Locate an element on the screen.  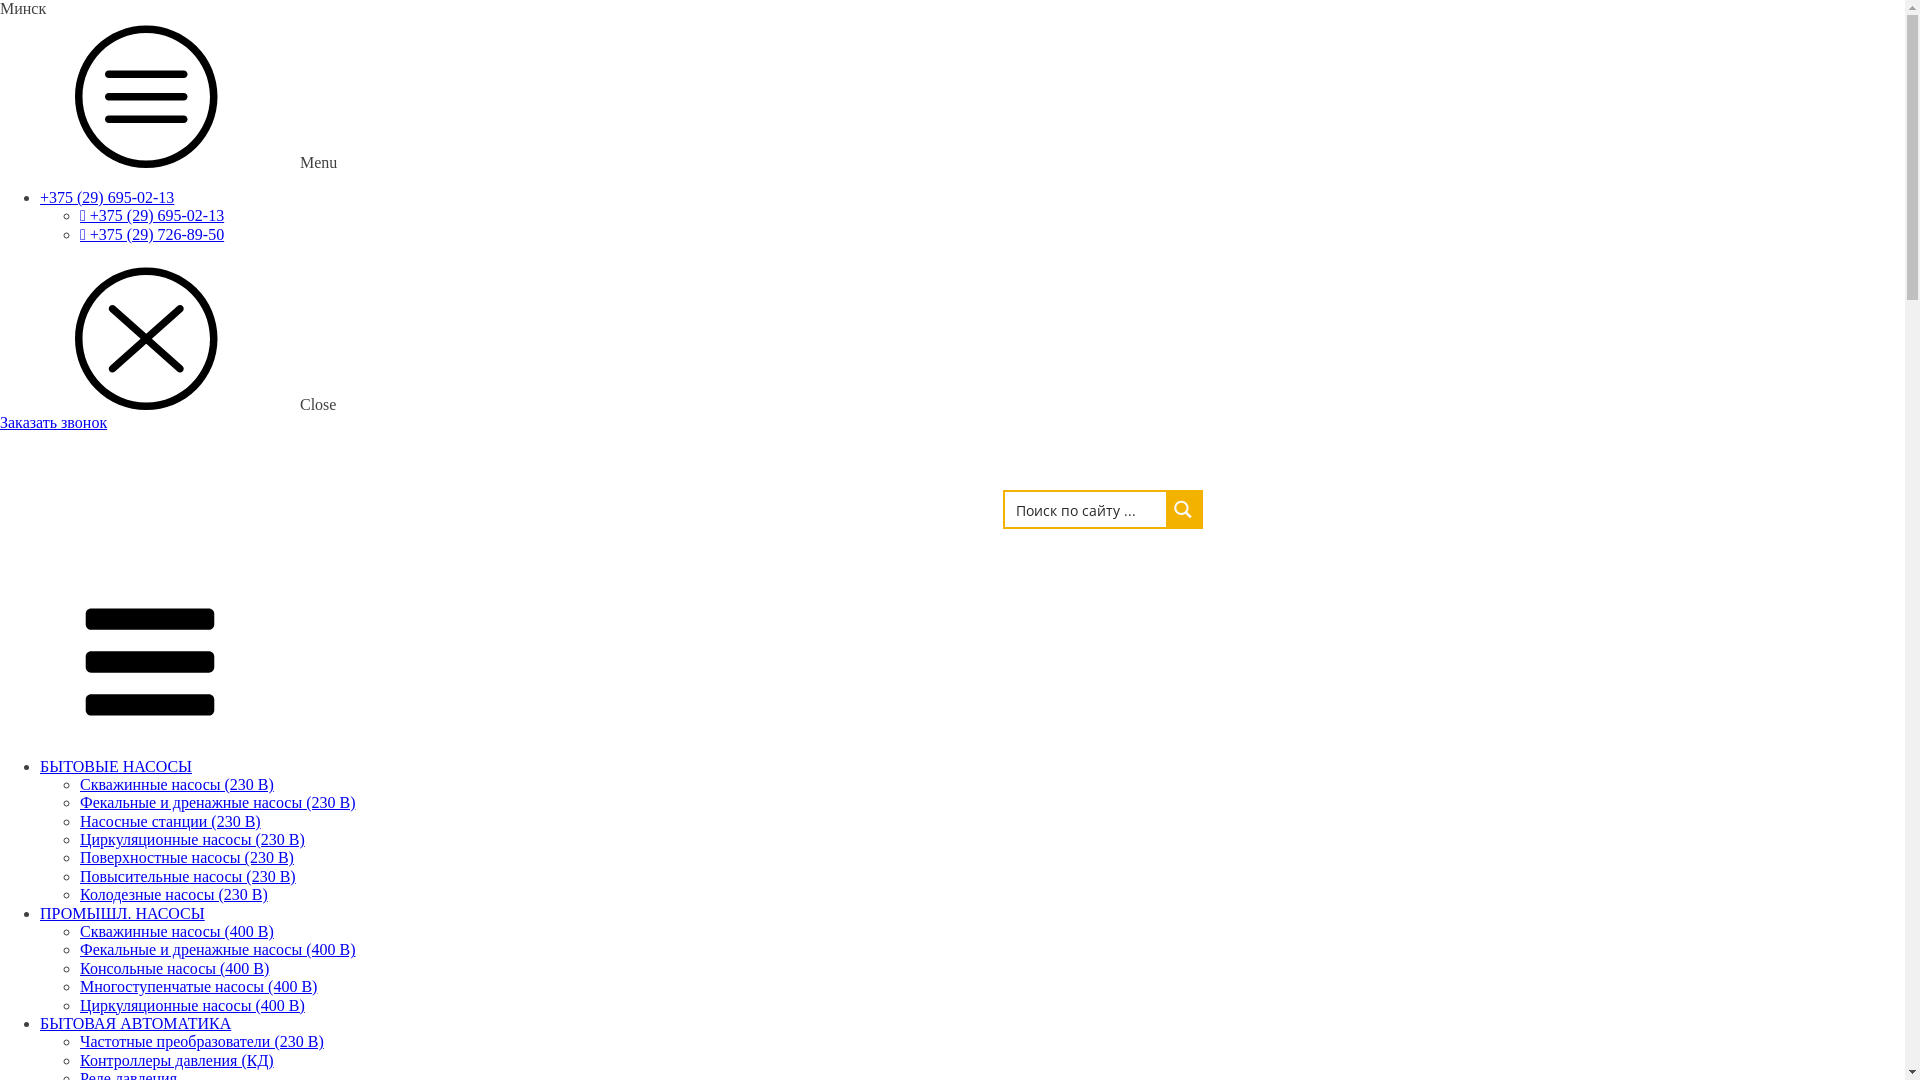
'+375 (29) 695-02-13' is located at coordinates (105, 197).